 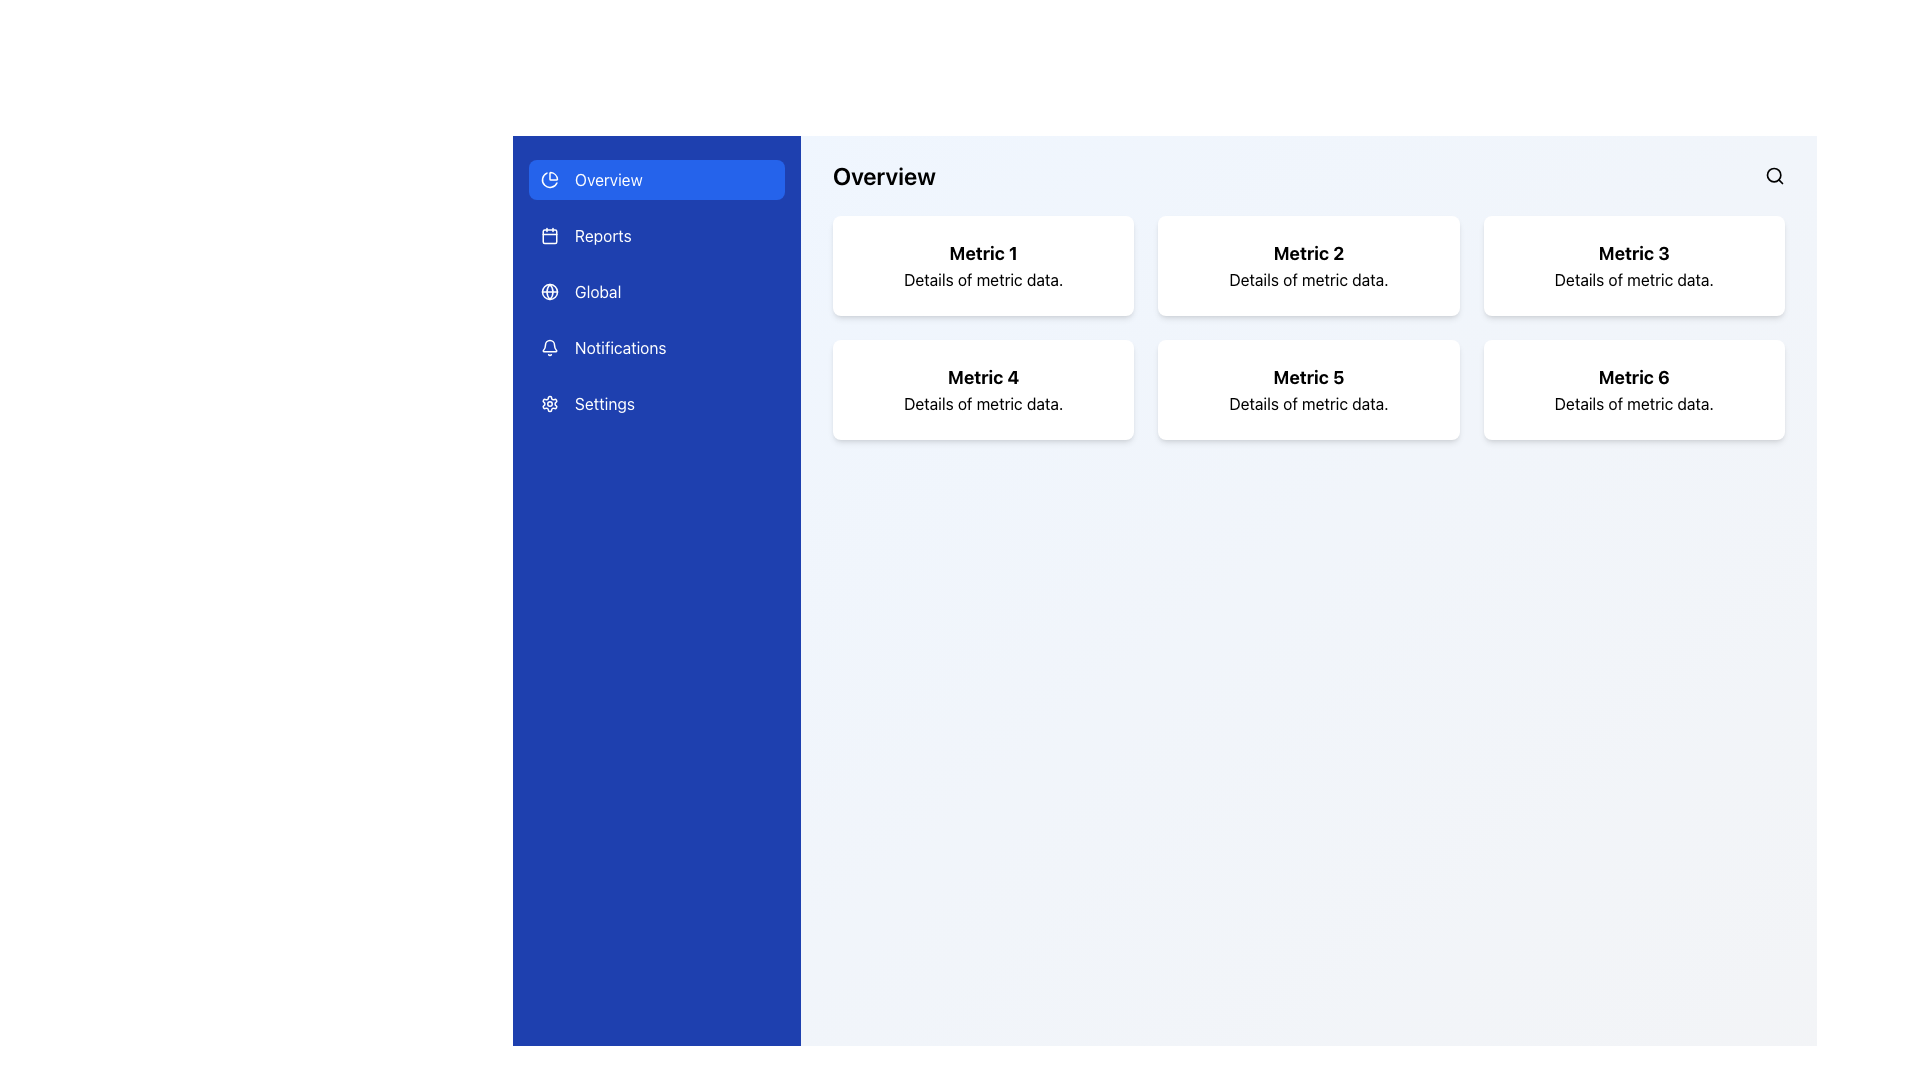 What do you see at coordinates (1634, 378) in the screenshot?
I see `the title text label indicating the name of a specific metric on the card located in the lower-right of the grid layout, near the descriptive text 'Details of metric data.'` at bounding box center [1634, 378].